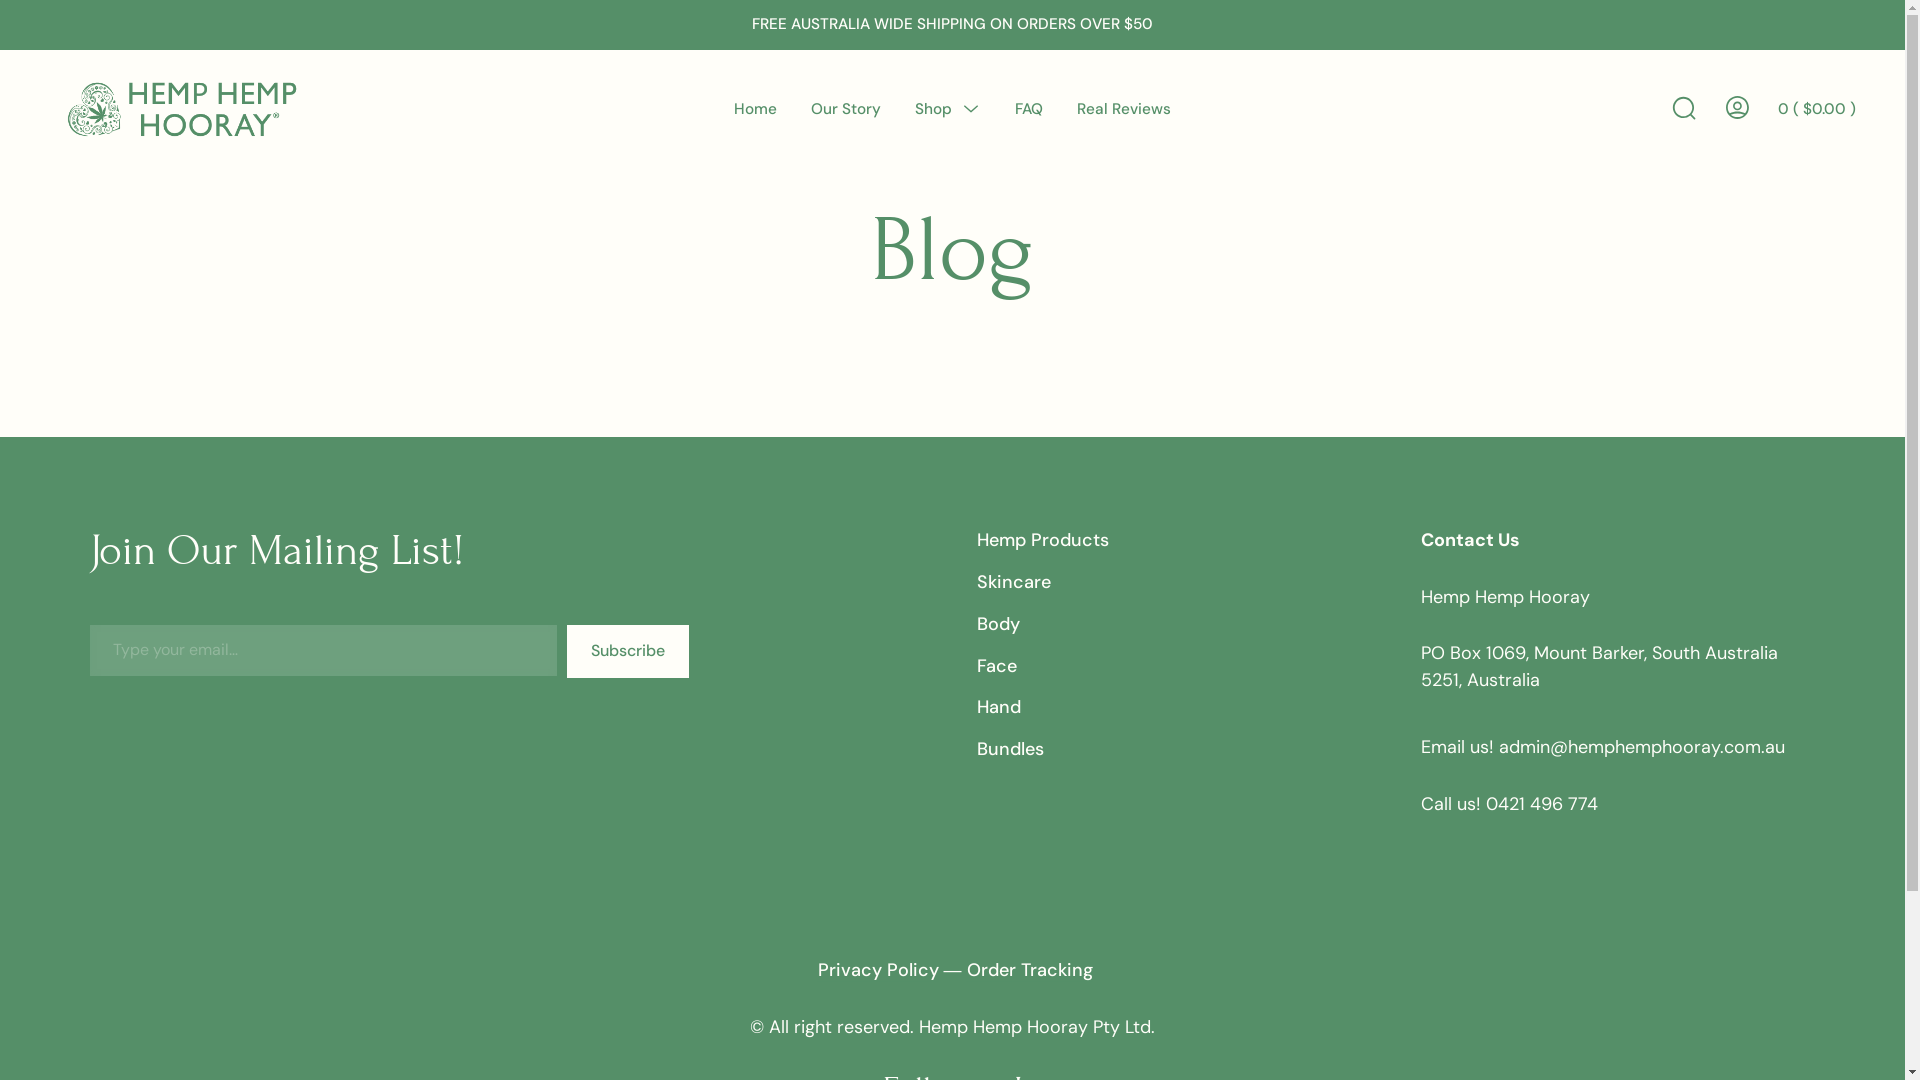 The height and width of the screenshot is (1080, 1920). I want to click on 'Search', so click(1666, 107).